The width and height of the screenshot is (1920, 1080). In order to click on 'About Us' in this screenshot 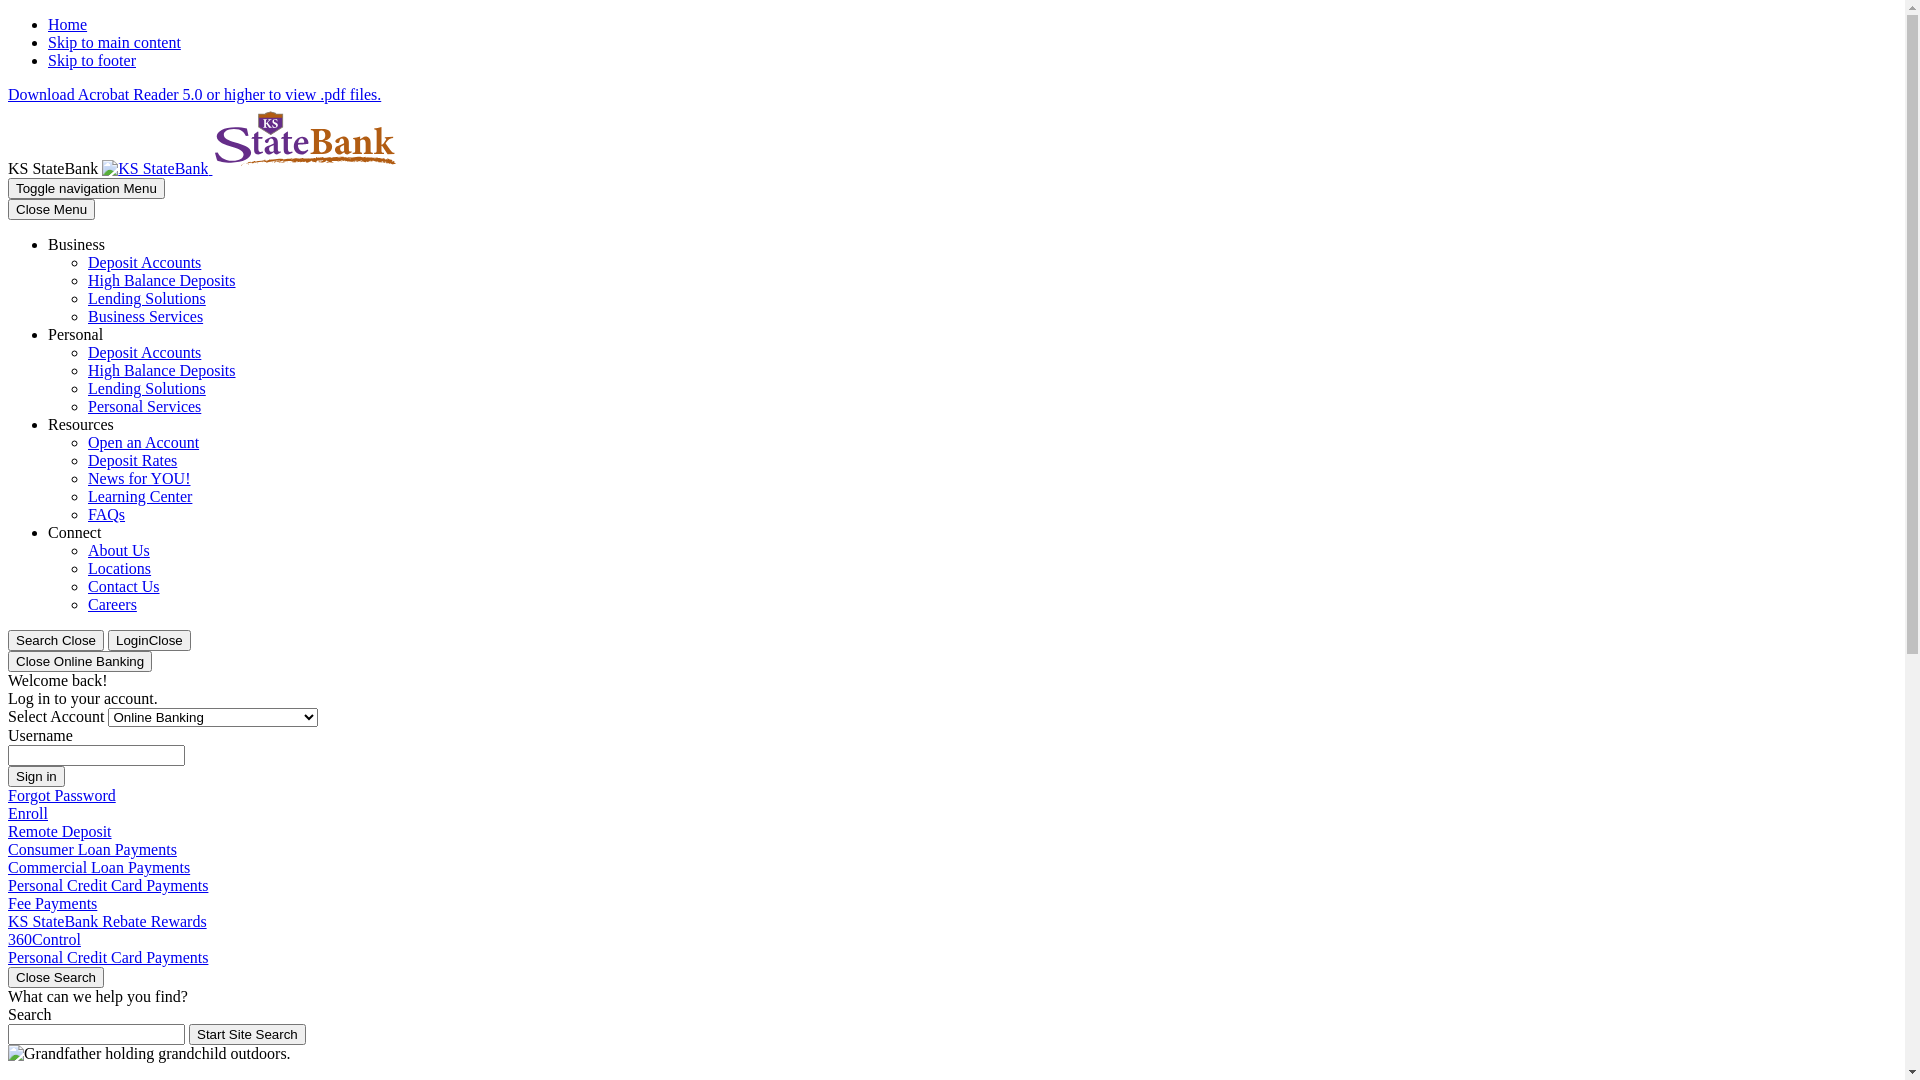, I will do `click(118, 550)`.